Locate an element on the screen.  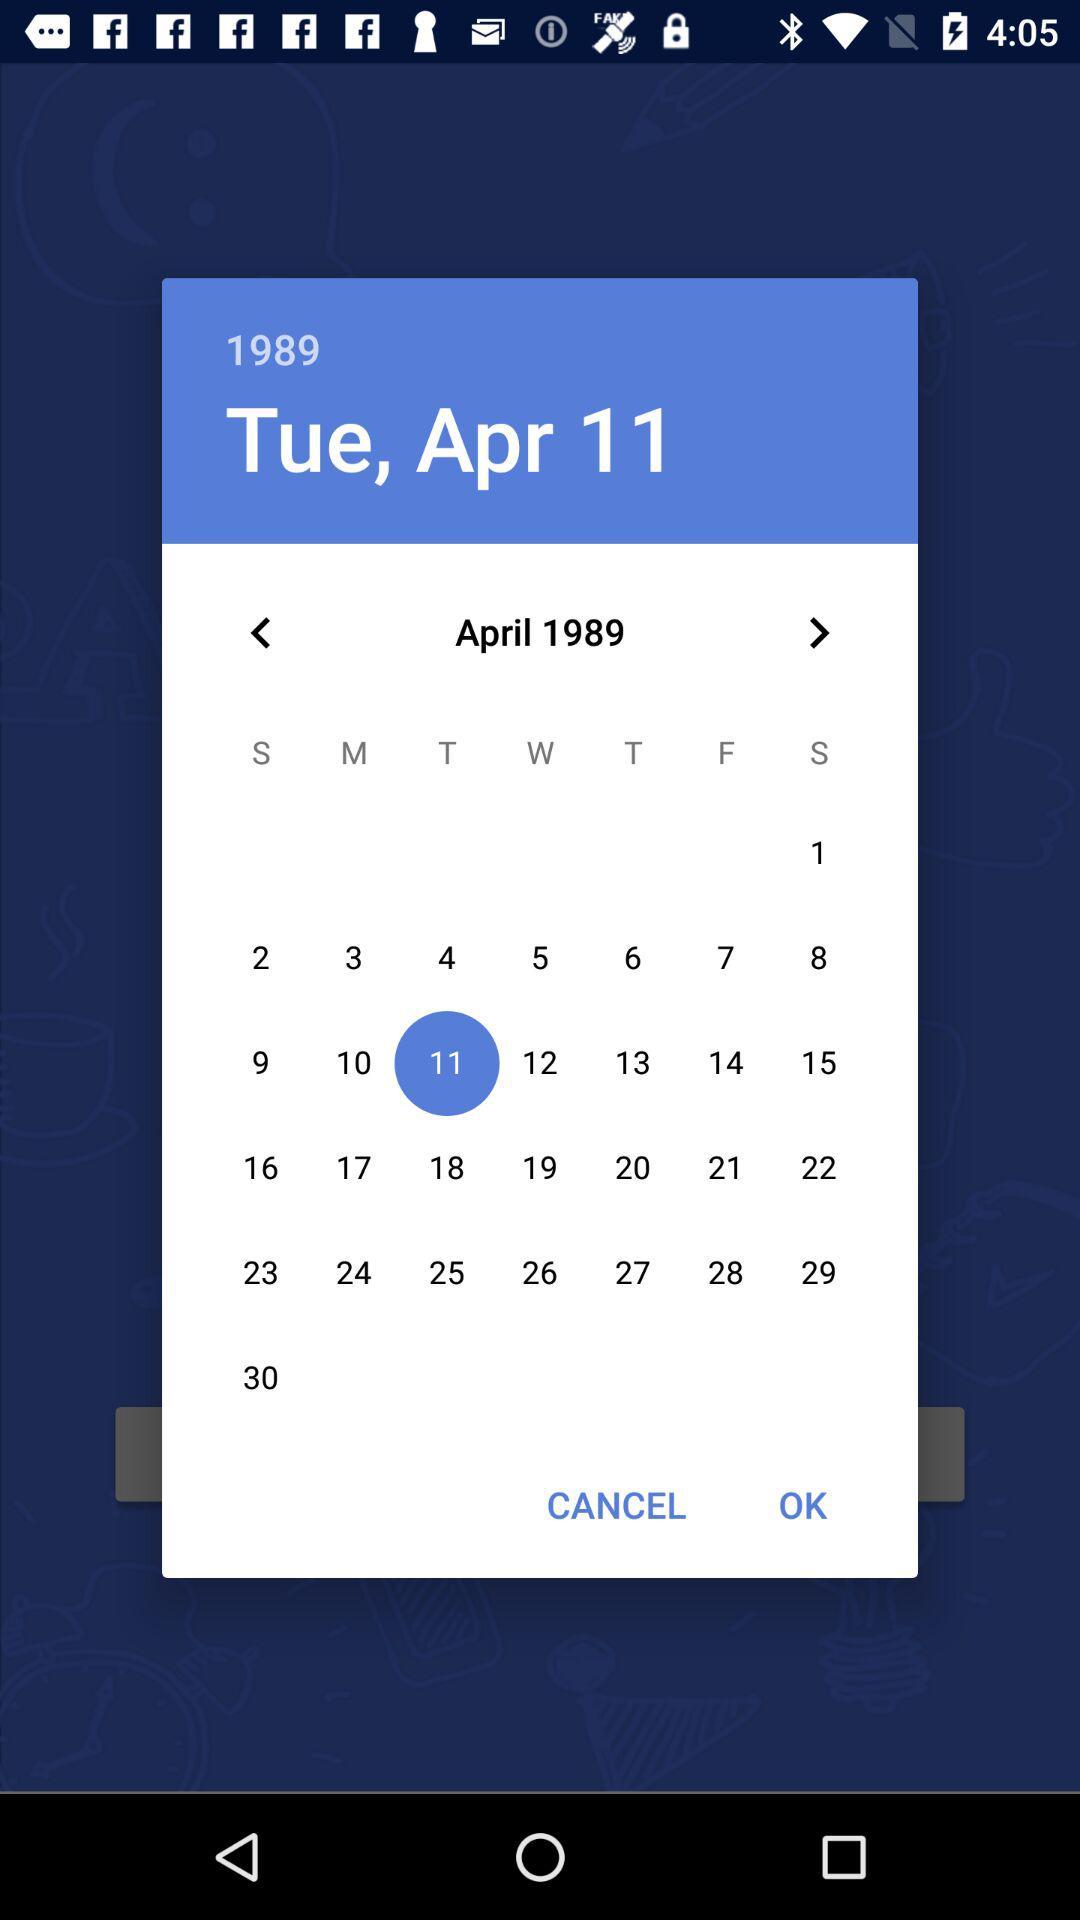
item at the bottom right corner is located at coordinates (801, 1504).